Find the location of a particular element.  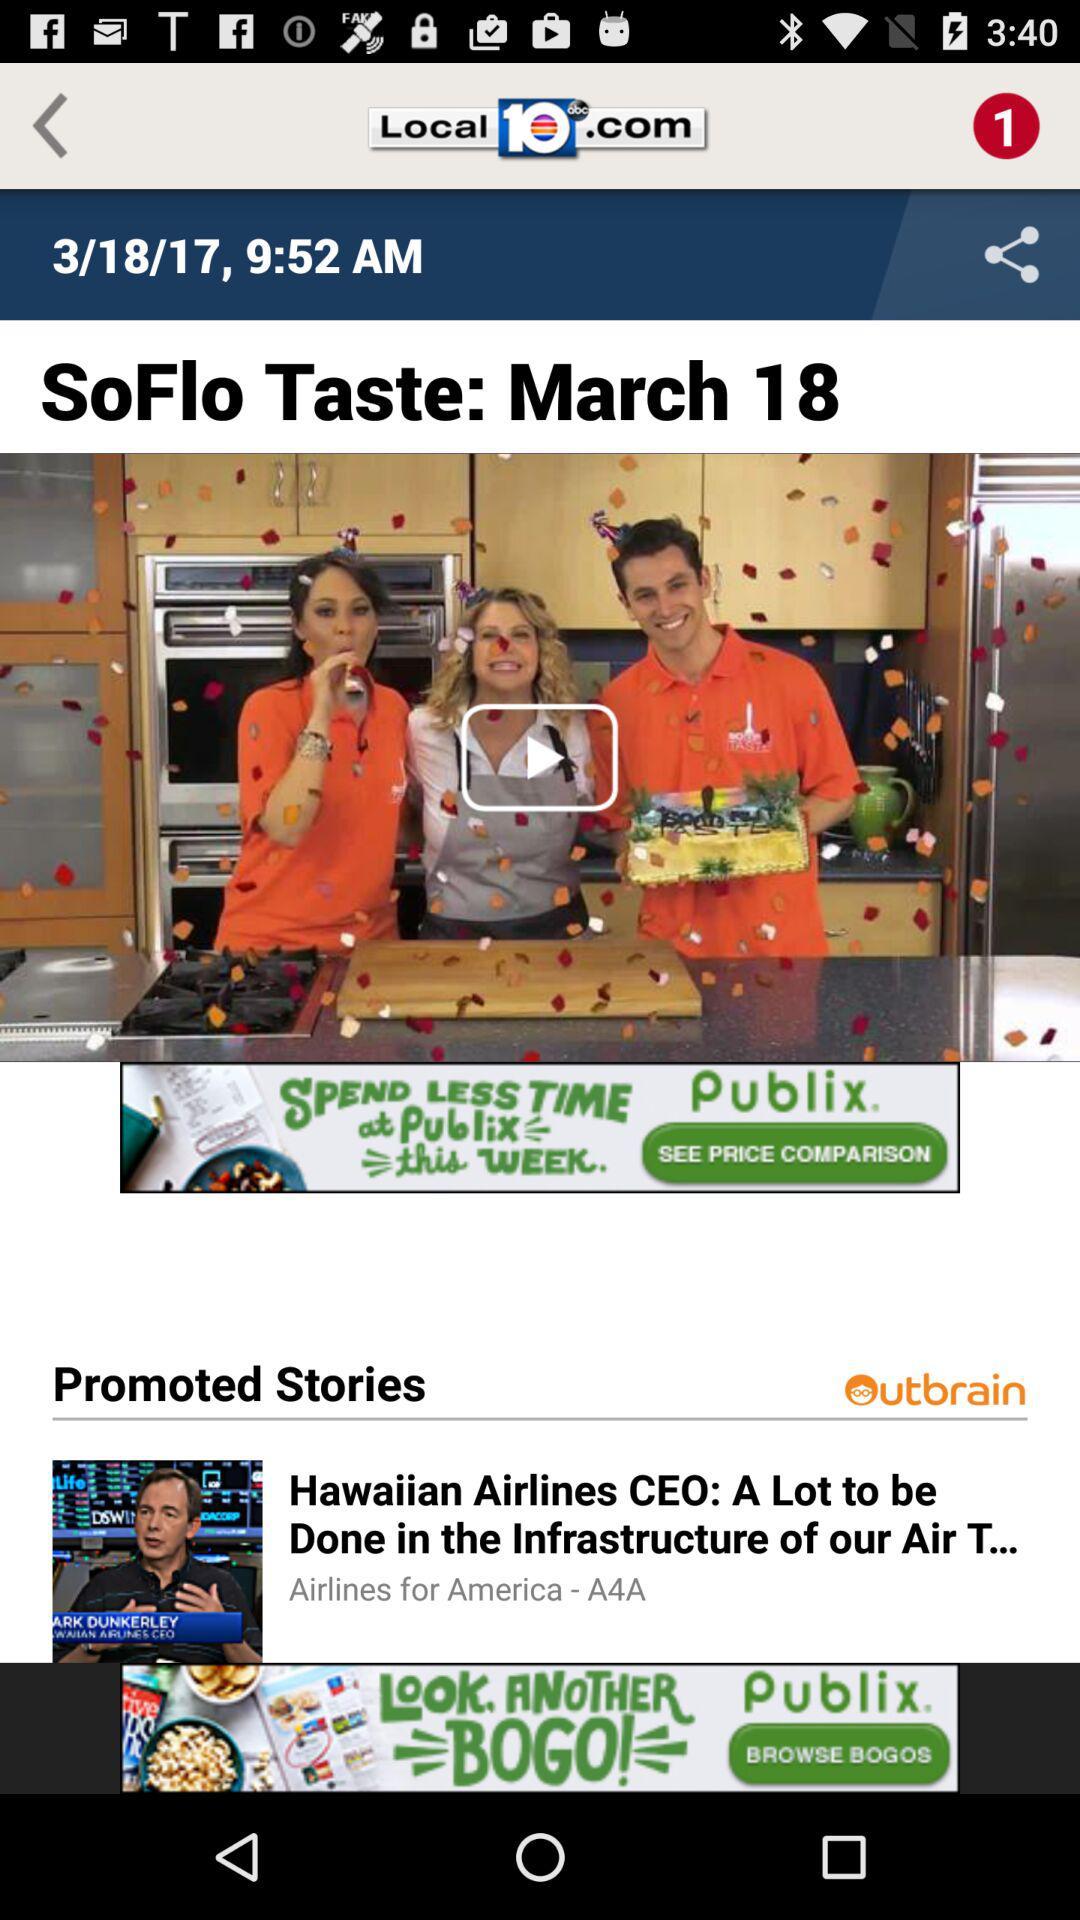

share is located at coordinates (879, 253).